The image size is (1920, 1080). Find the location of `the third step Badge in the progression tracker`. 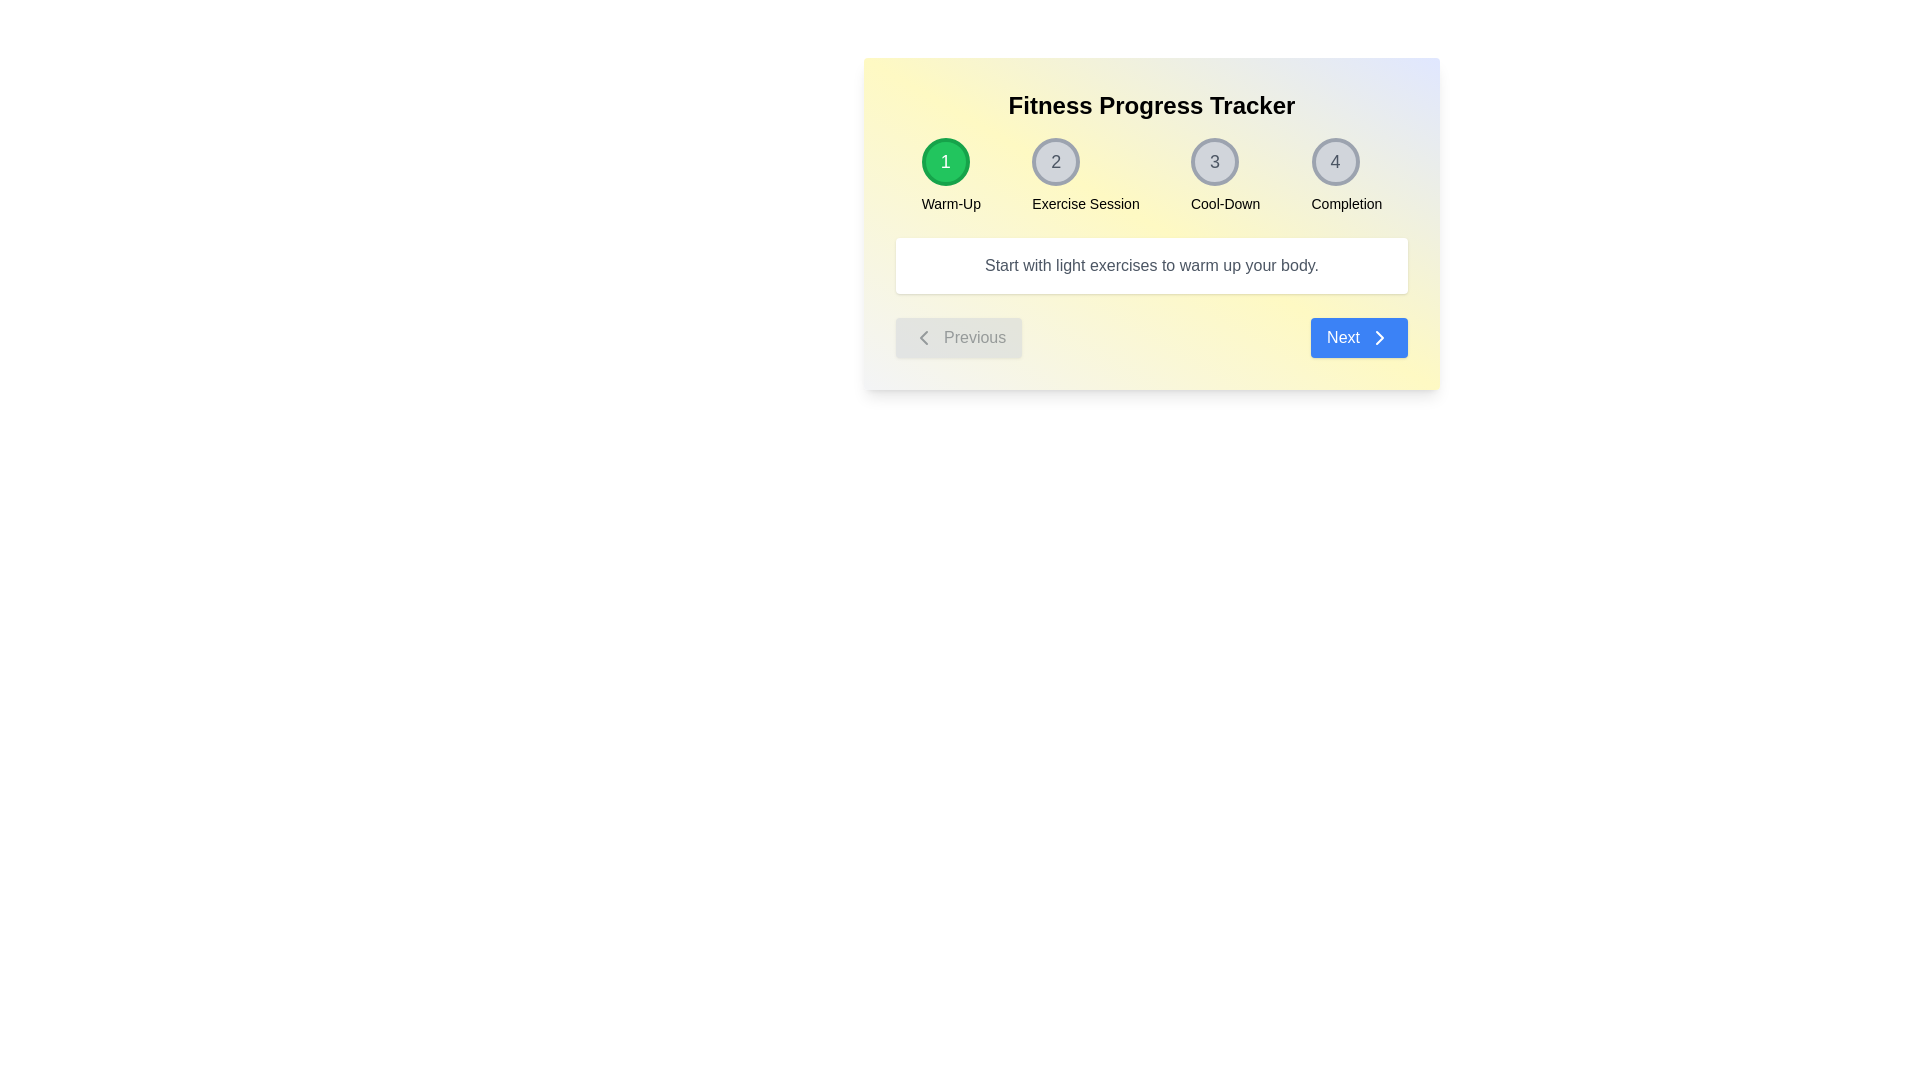

the third step Badge in the progression tracker is located at coordinates (1213, 161).